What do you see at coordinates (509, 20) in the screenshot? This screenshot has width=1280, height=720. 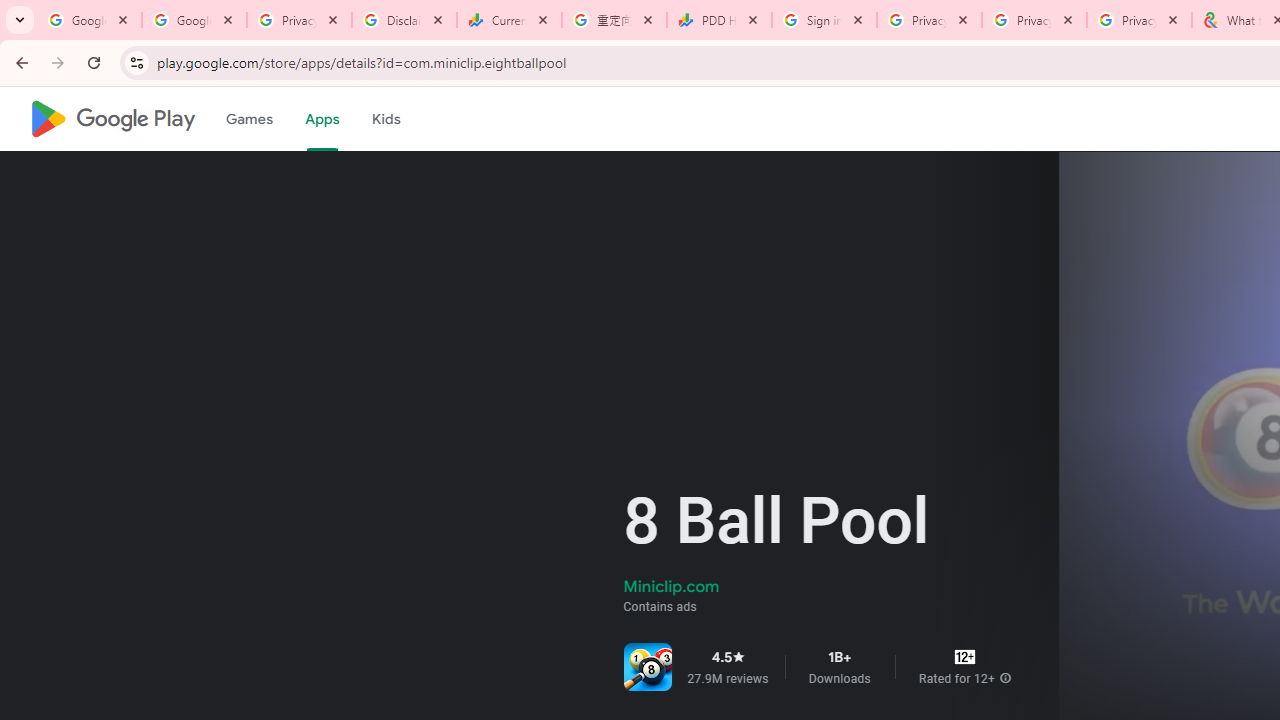 I see `'Currencies - Google Finance'` at bounding box center [509, 20].